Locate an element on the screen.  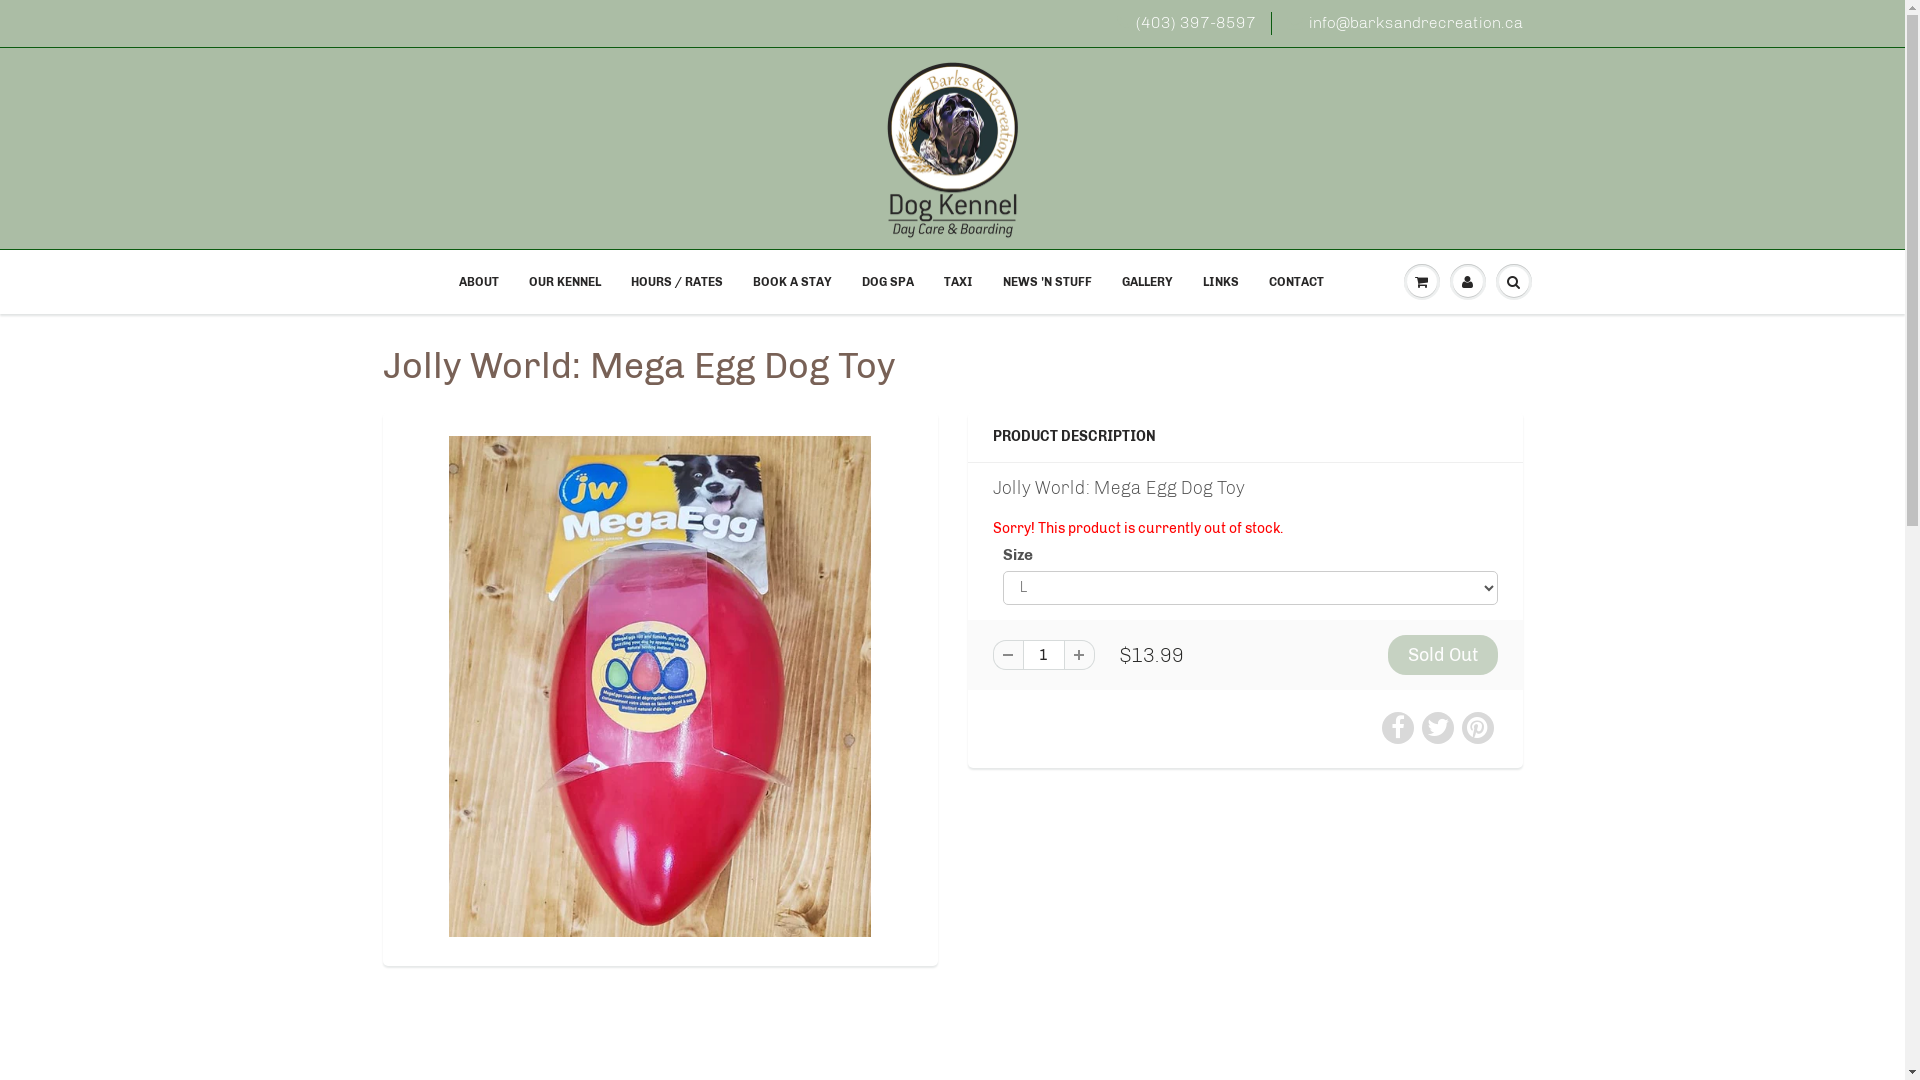
'OUR KENNEL' is located at coordinates (564, 281).